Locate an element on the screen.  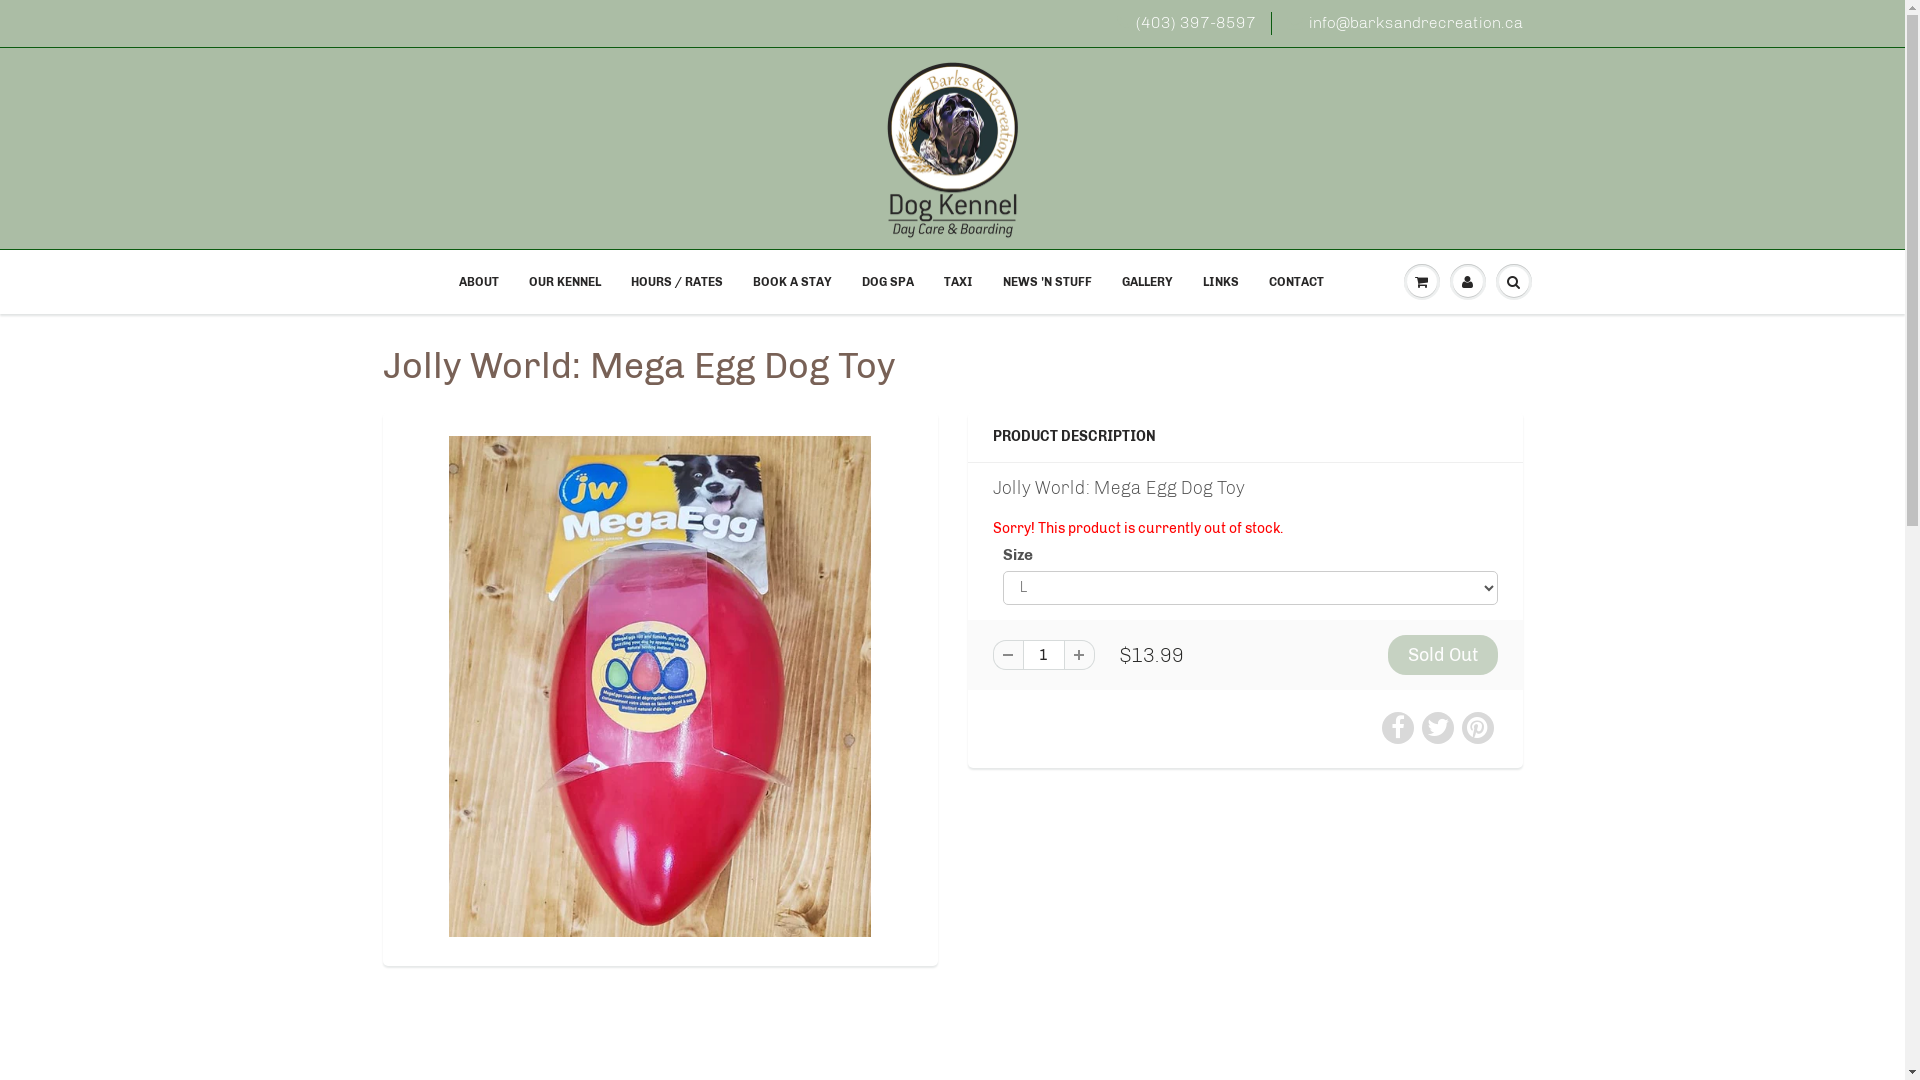
'OUR KENNEL' is located at coordinates (564, 281).